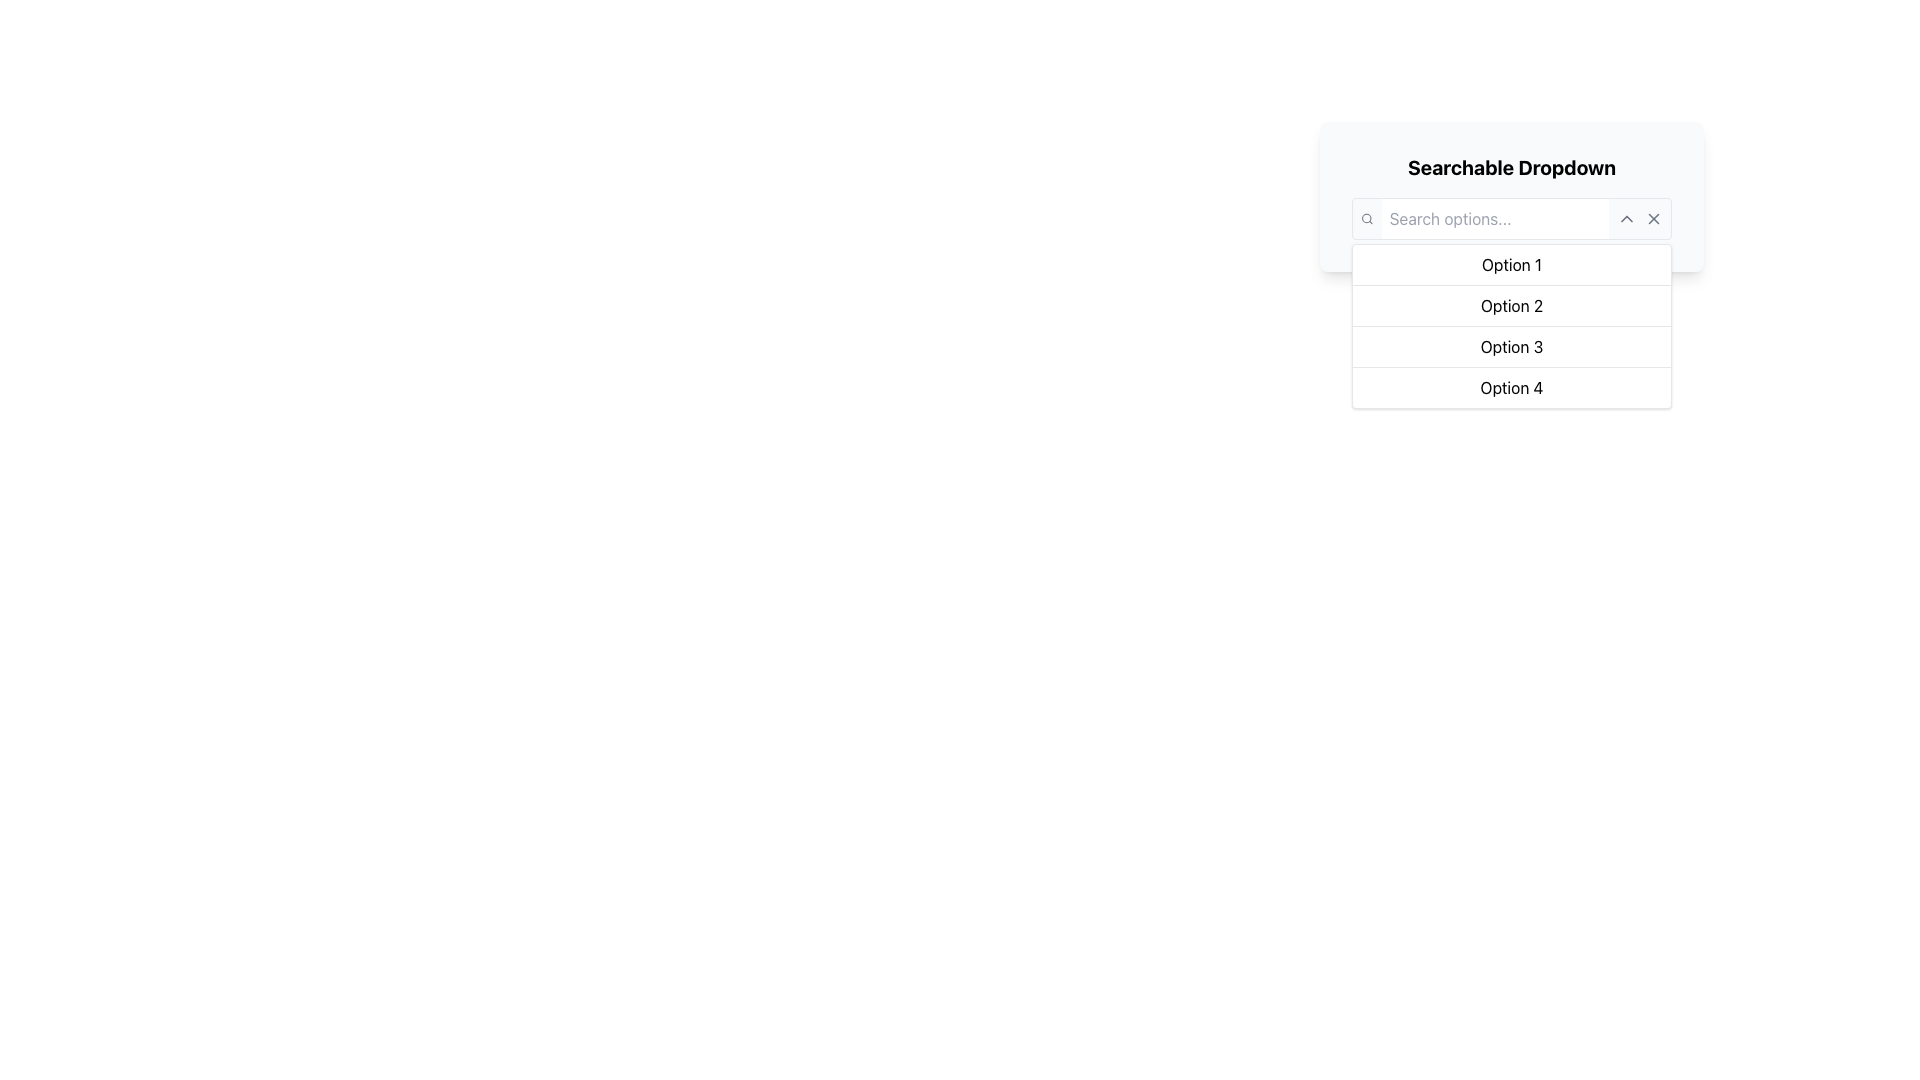  Describe the element at coordinates (1627, 219) in the screenshot. I see `the toggle button for the dropdown menu located to the right of the text input field and to the left of the close icon` at that location.